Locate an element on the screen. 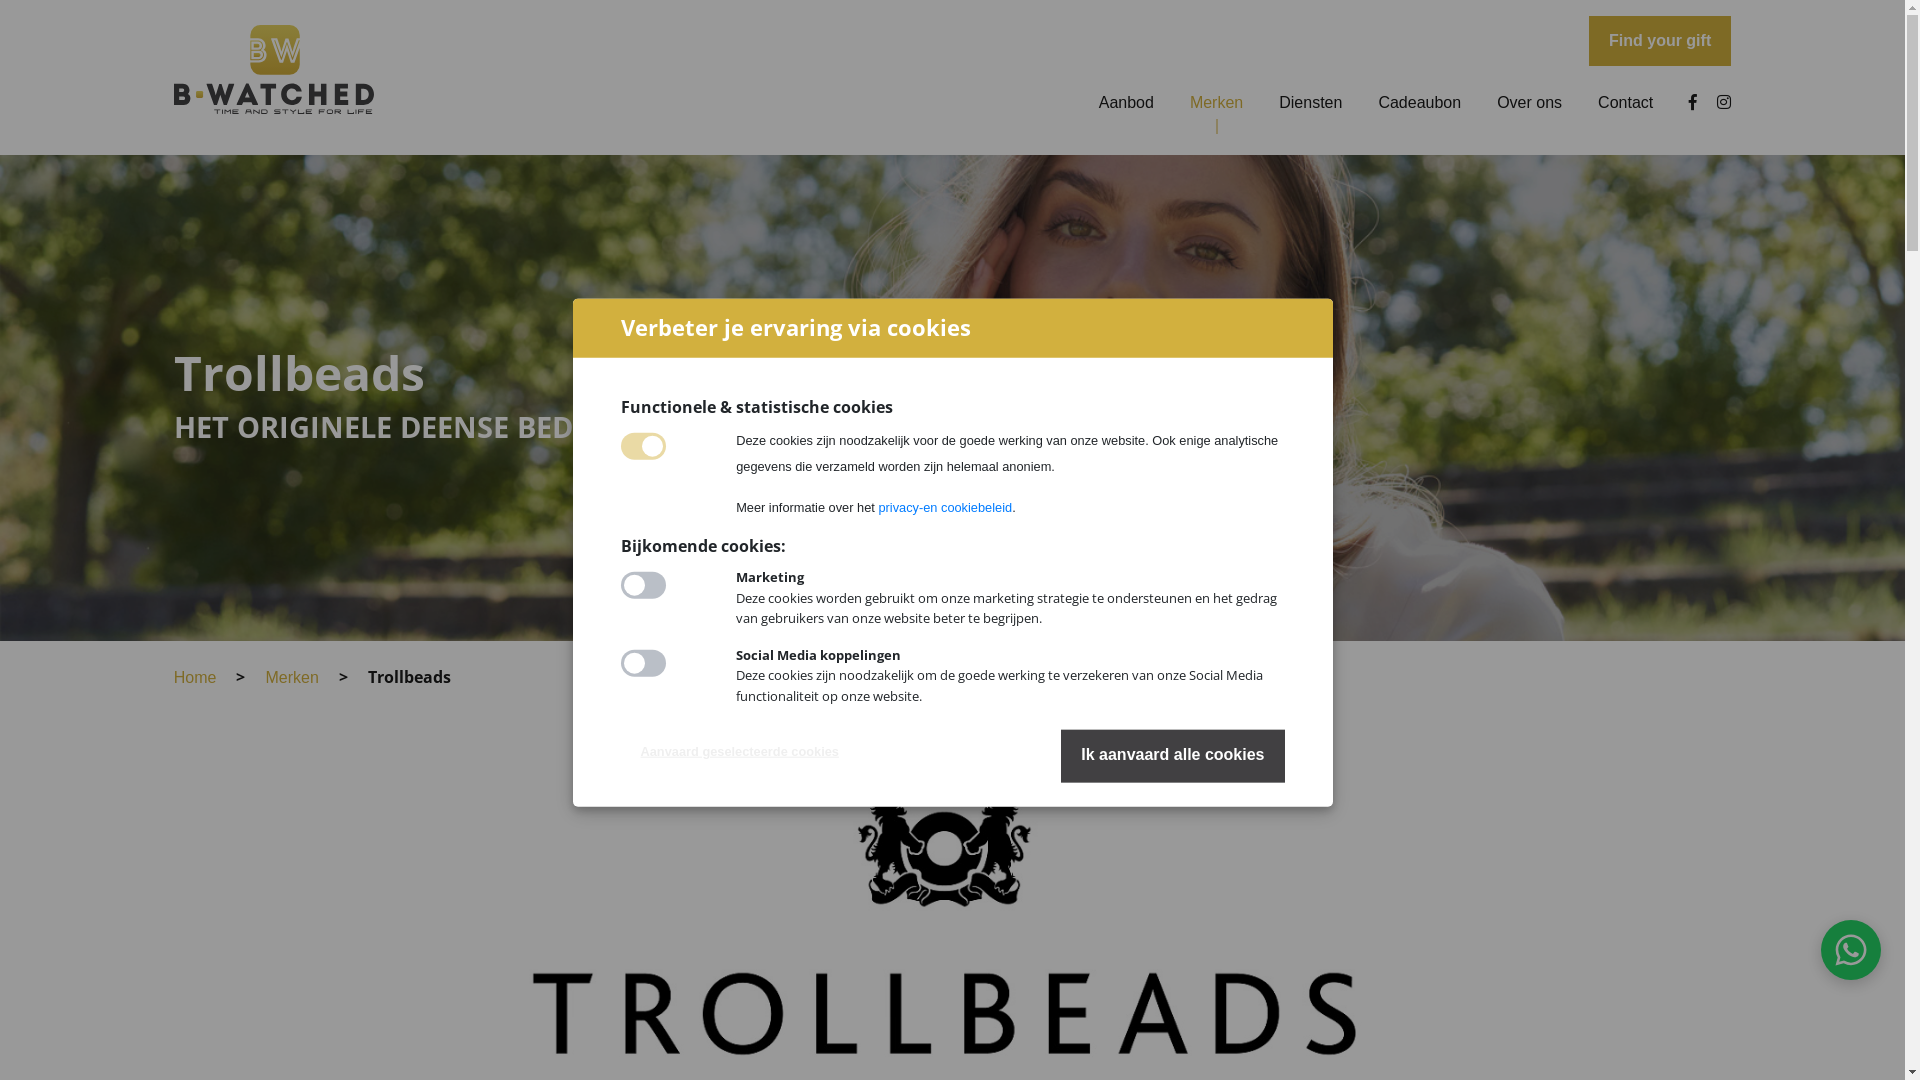 The width and height of the screenshot is (1920, 1080). 'Aanvaard geselecteerde cookies' is located at coordinates (618, 752).